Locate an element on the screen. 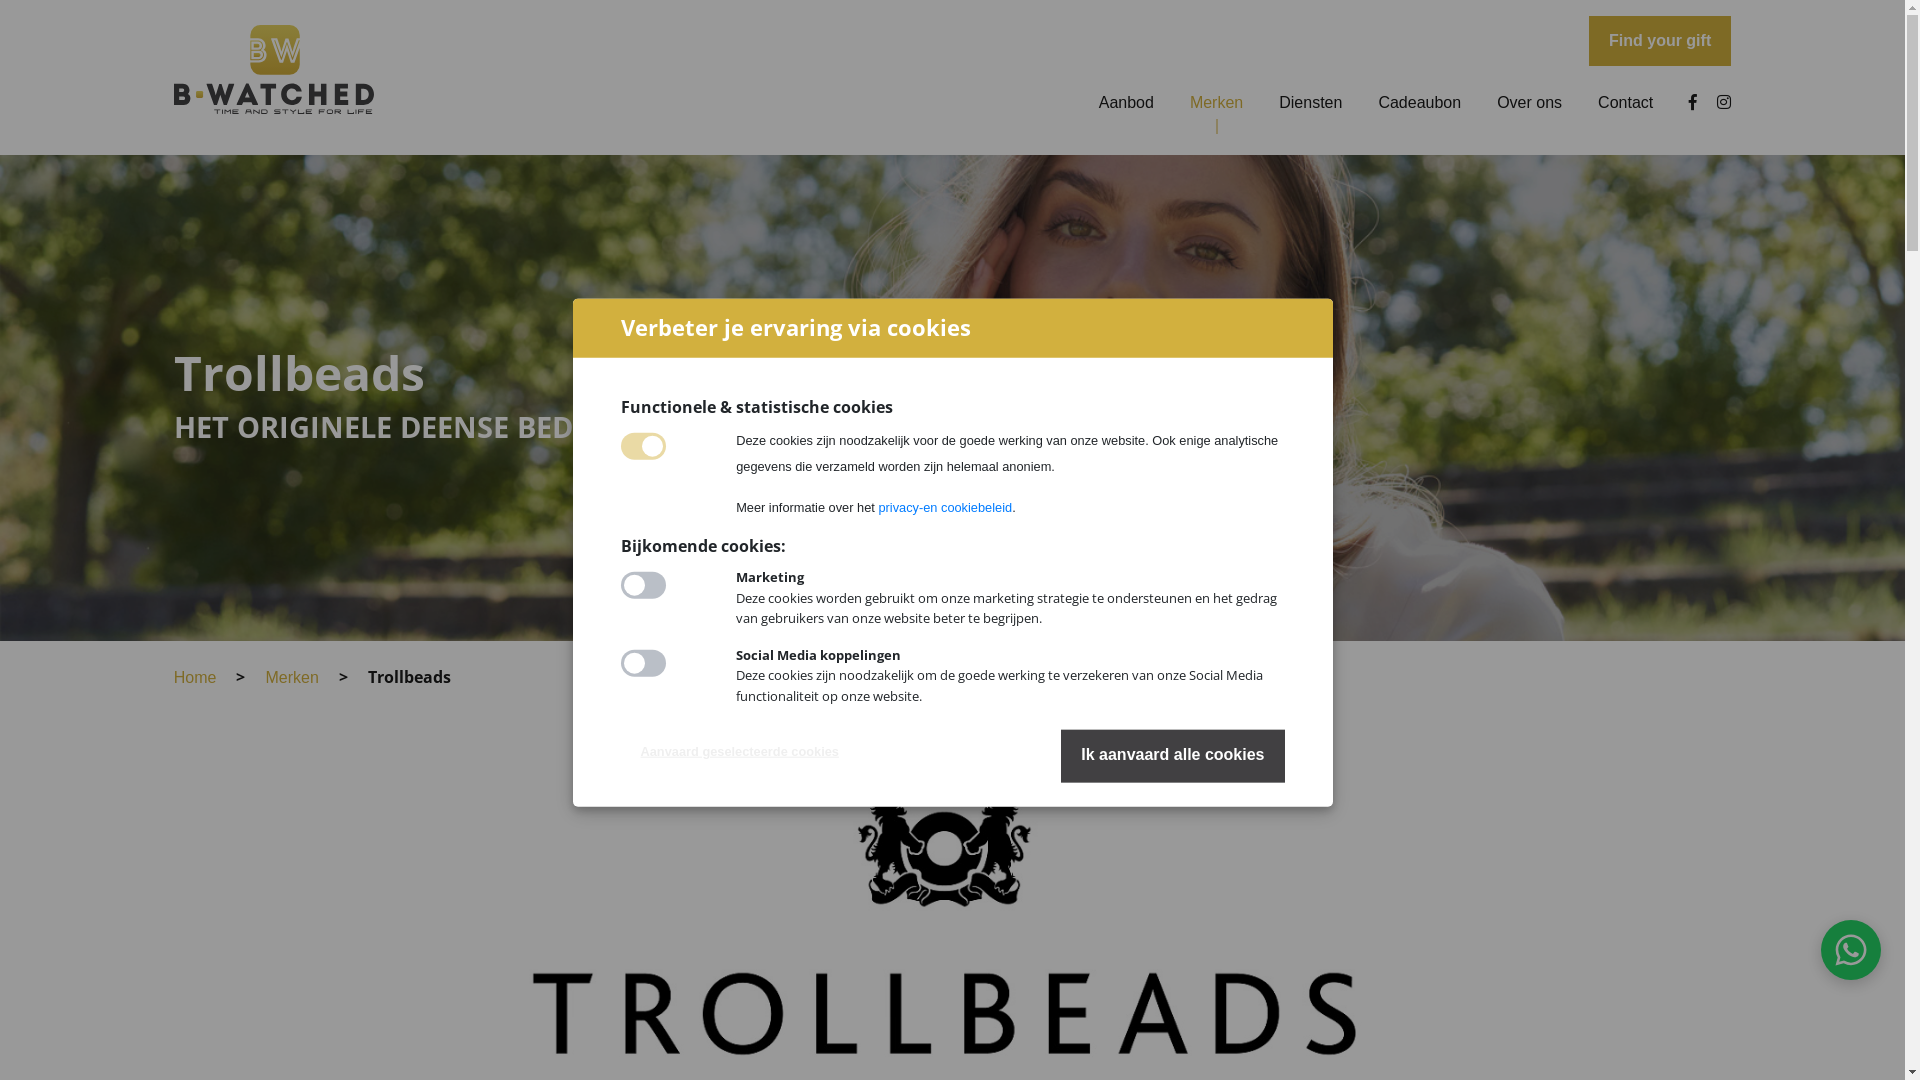 The width and height of the screenshot is (1920, 1080). 'Aanvaard geselecteerde cookies' is located at coordinates (618, 752).